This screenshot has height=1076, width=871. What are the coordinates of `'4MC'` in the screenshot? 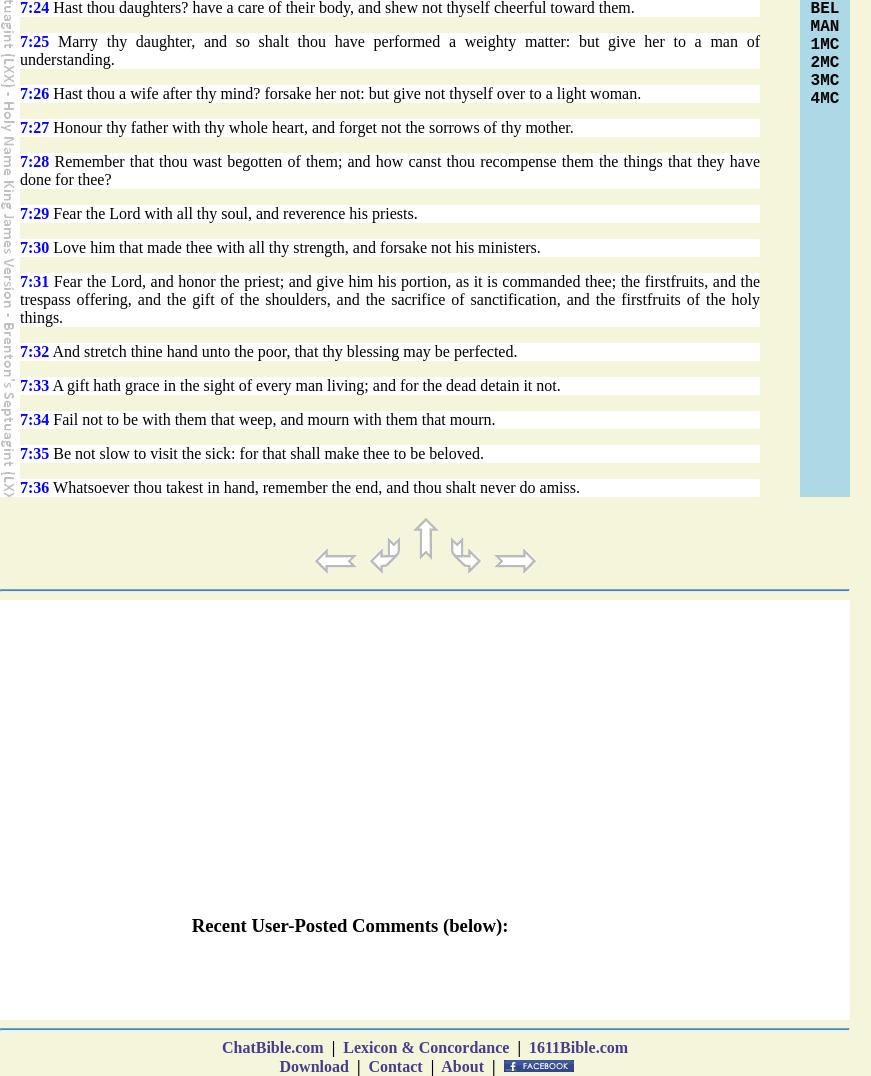 It's located at (824, 97).